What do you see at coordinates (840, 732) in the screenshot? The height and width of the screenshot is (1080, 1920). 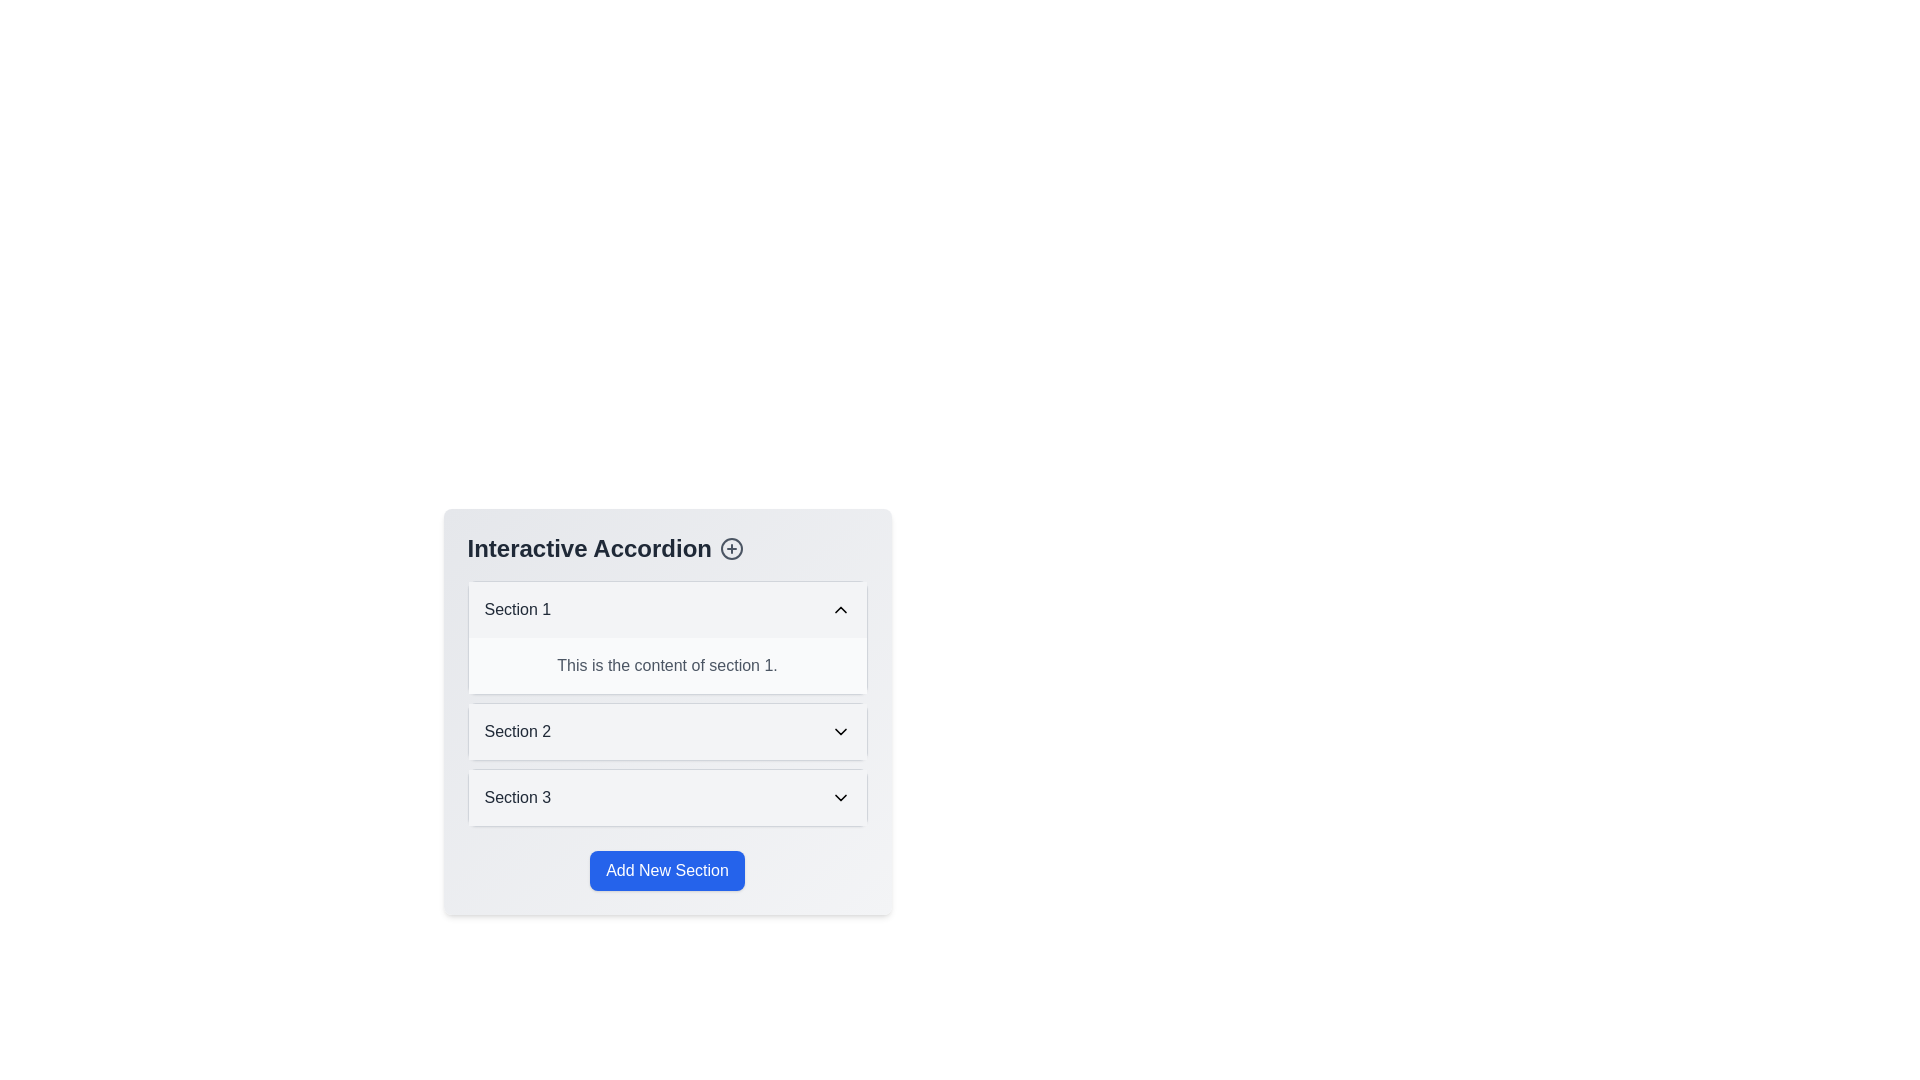 I see `the downward-facing chevron icon button located to the far right of the 'Section 2' header in the accordion interface` at bounding box center [840, 732].